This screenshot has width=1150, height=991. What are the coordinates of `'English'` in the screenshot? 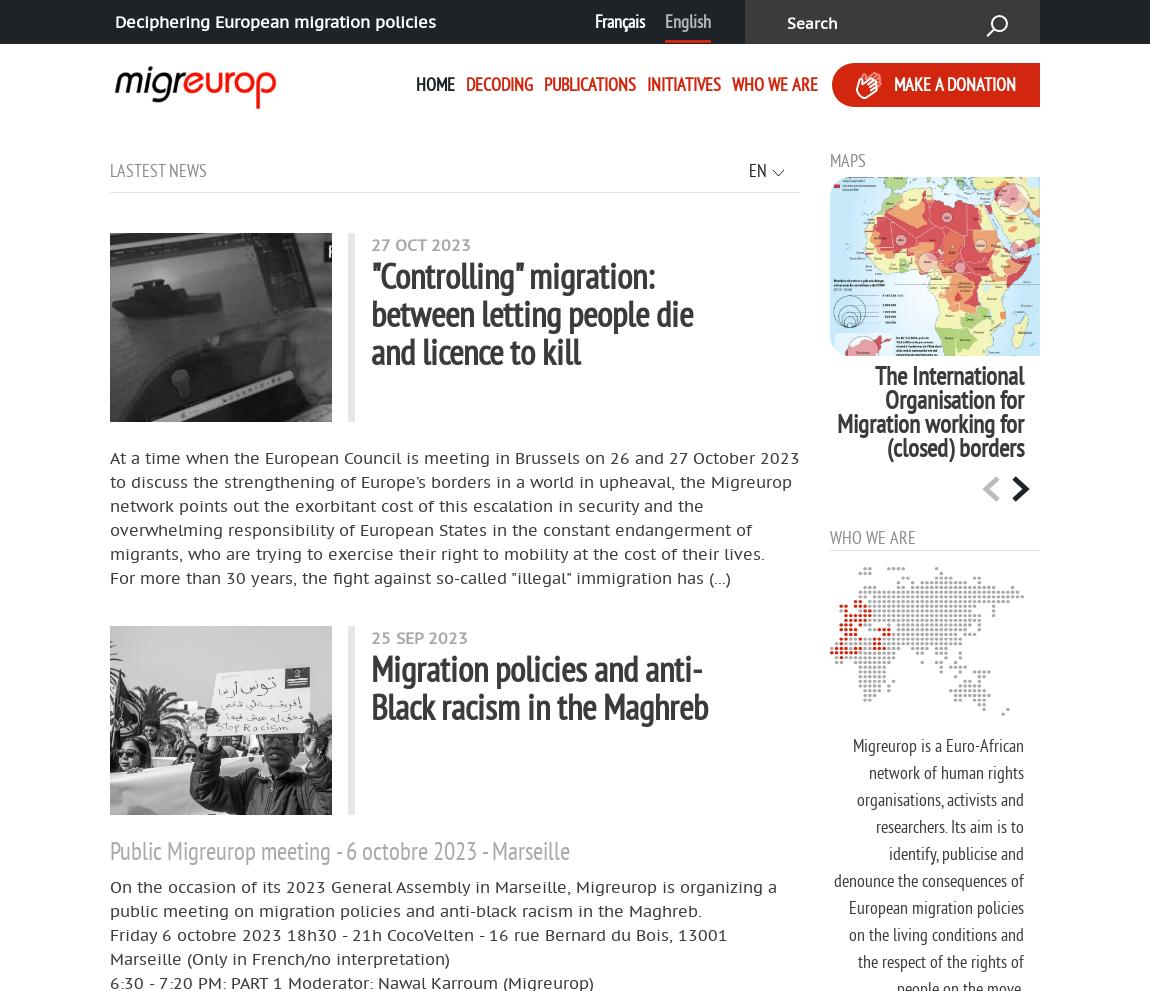 It's located at (687, 20).